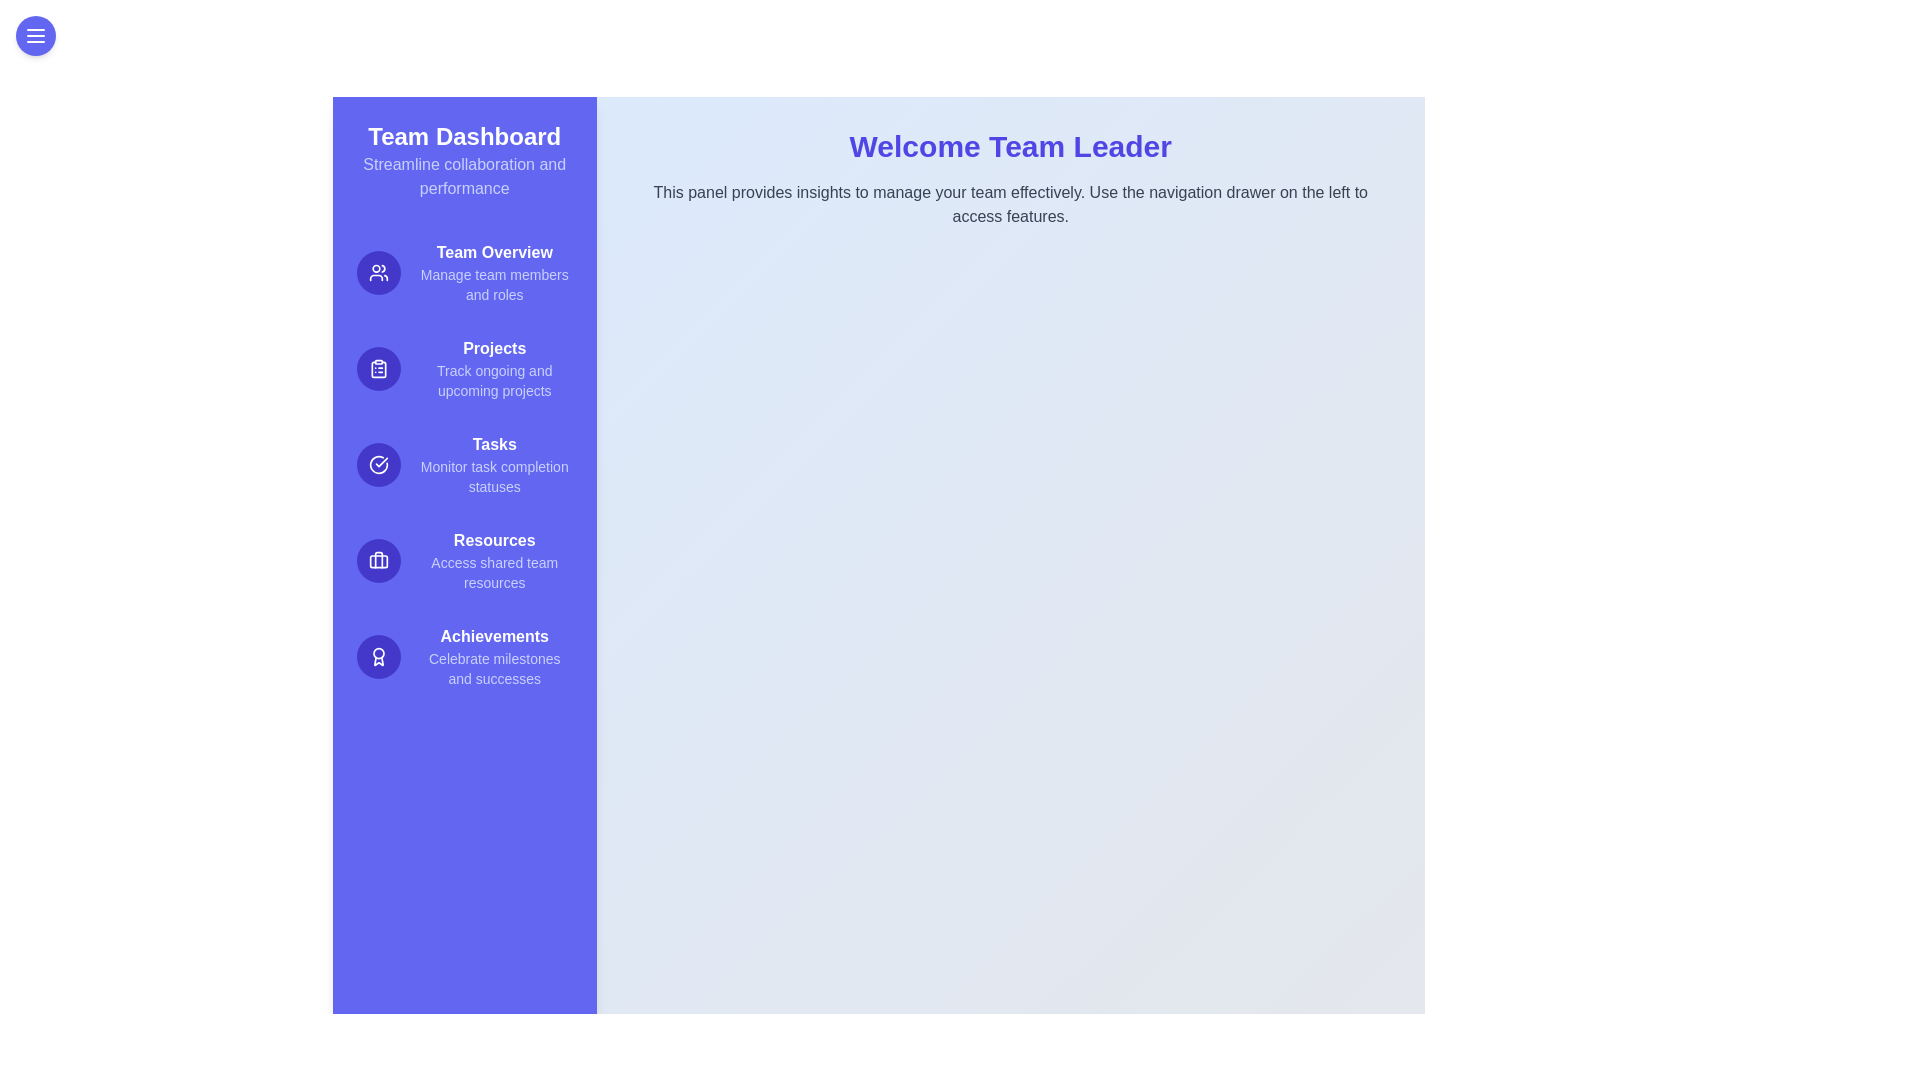 This screenshot has height=1080, width=1920. What do you see at coordinates (463, 369) in the screenshot?
I see `the menu item Projects to see its hover effect` at bounding box center [463, 369].